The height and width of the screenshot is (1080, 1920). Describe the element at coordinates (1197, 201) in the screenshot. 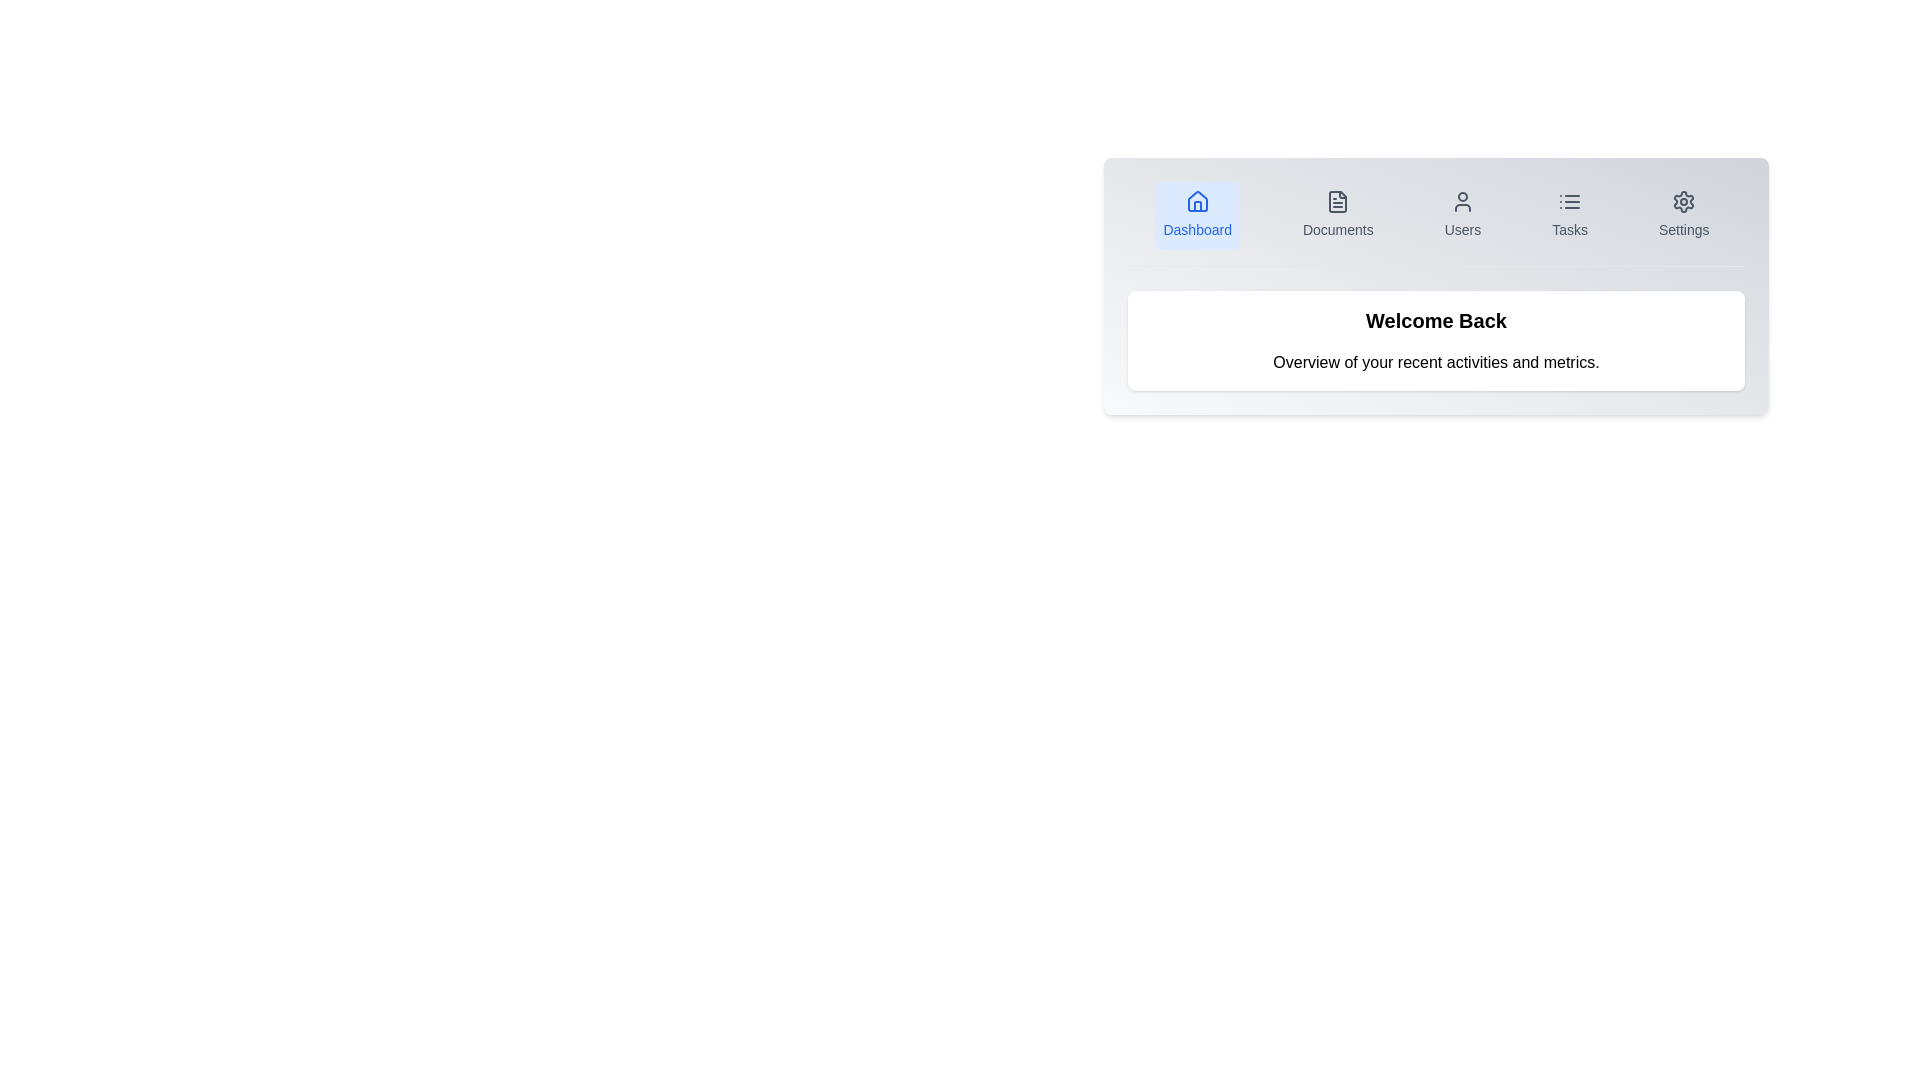

I see `the Dashboard icon located at the top-left of the horizontal navigation bar, which serves as a symbolic representation for the Dashboard button` at that location.